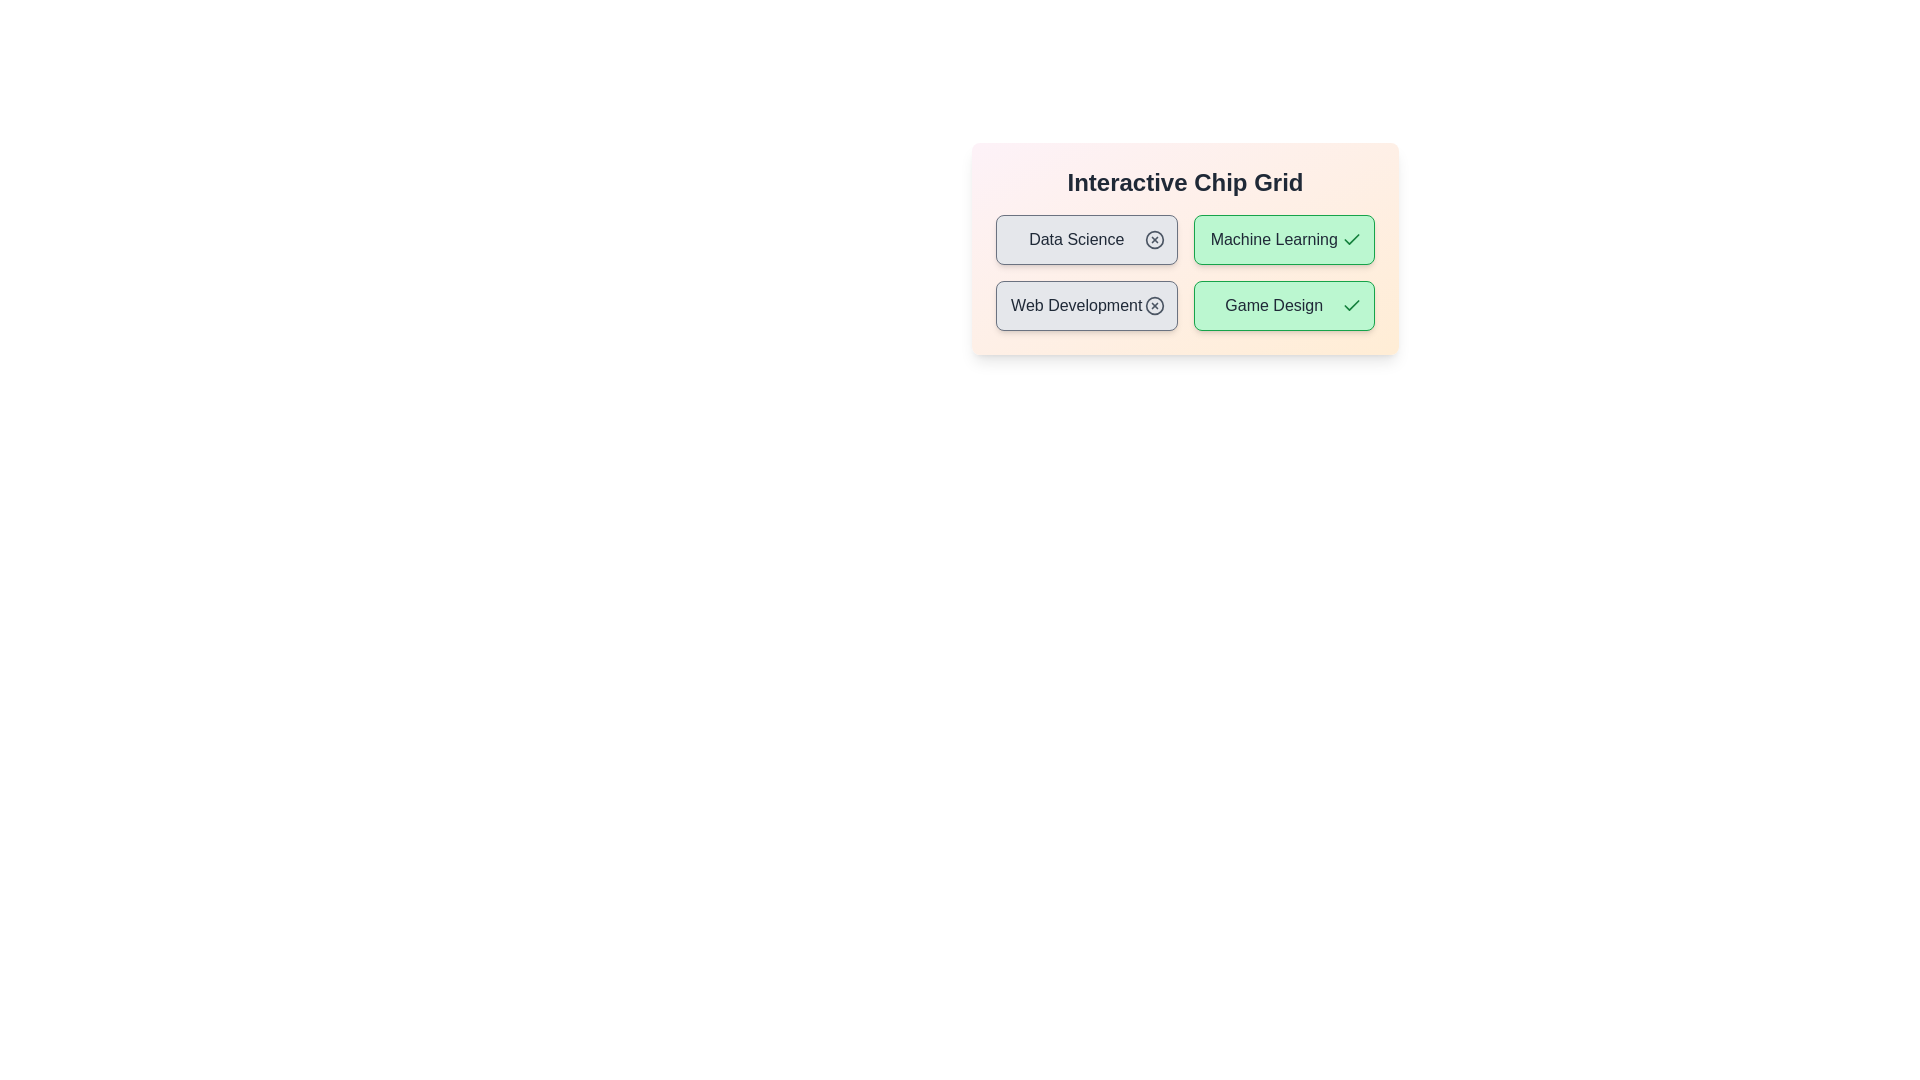 This screenshot has width=1920, height=1080. What do you see at coordinates (1085, 238) in the screenshot?
I see `the chip labeled Data Science to toggle its activation state` at bounding box center [1085, 238].